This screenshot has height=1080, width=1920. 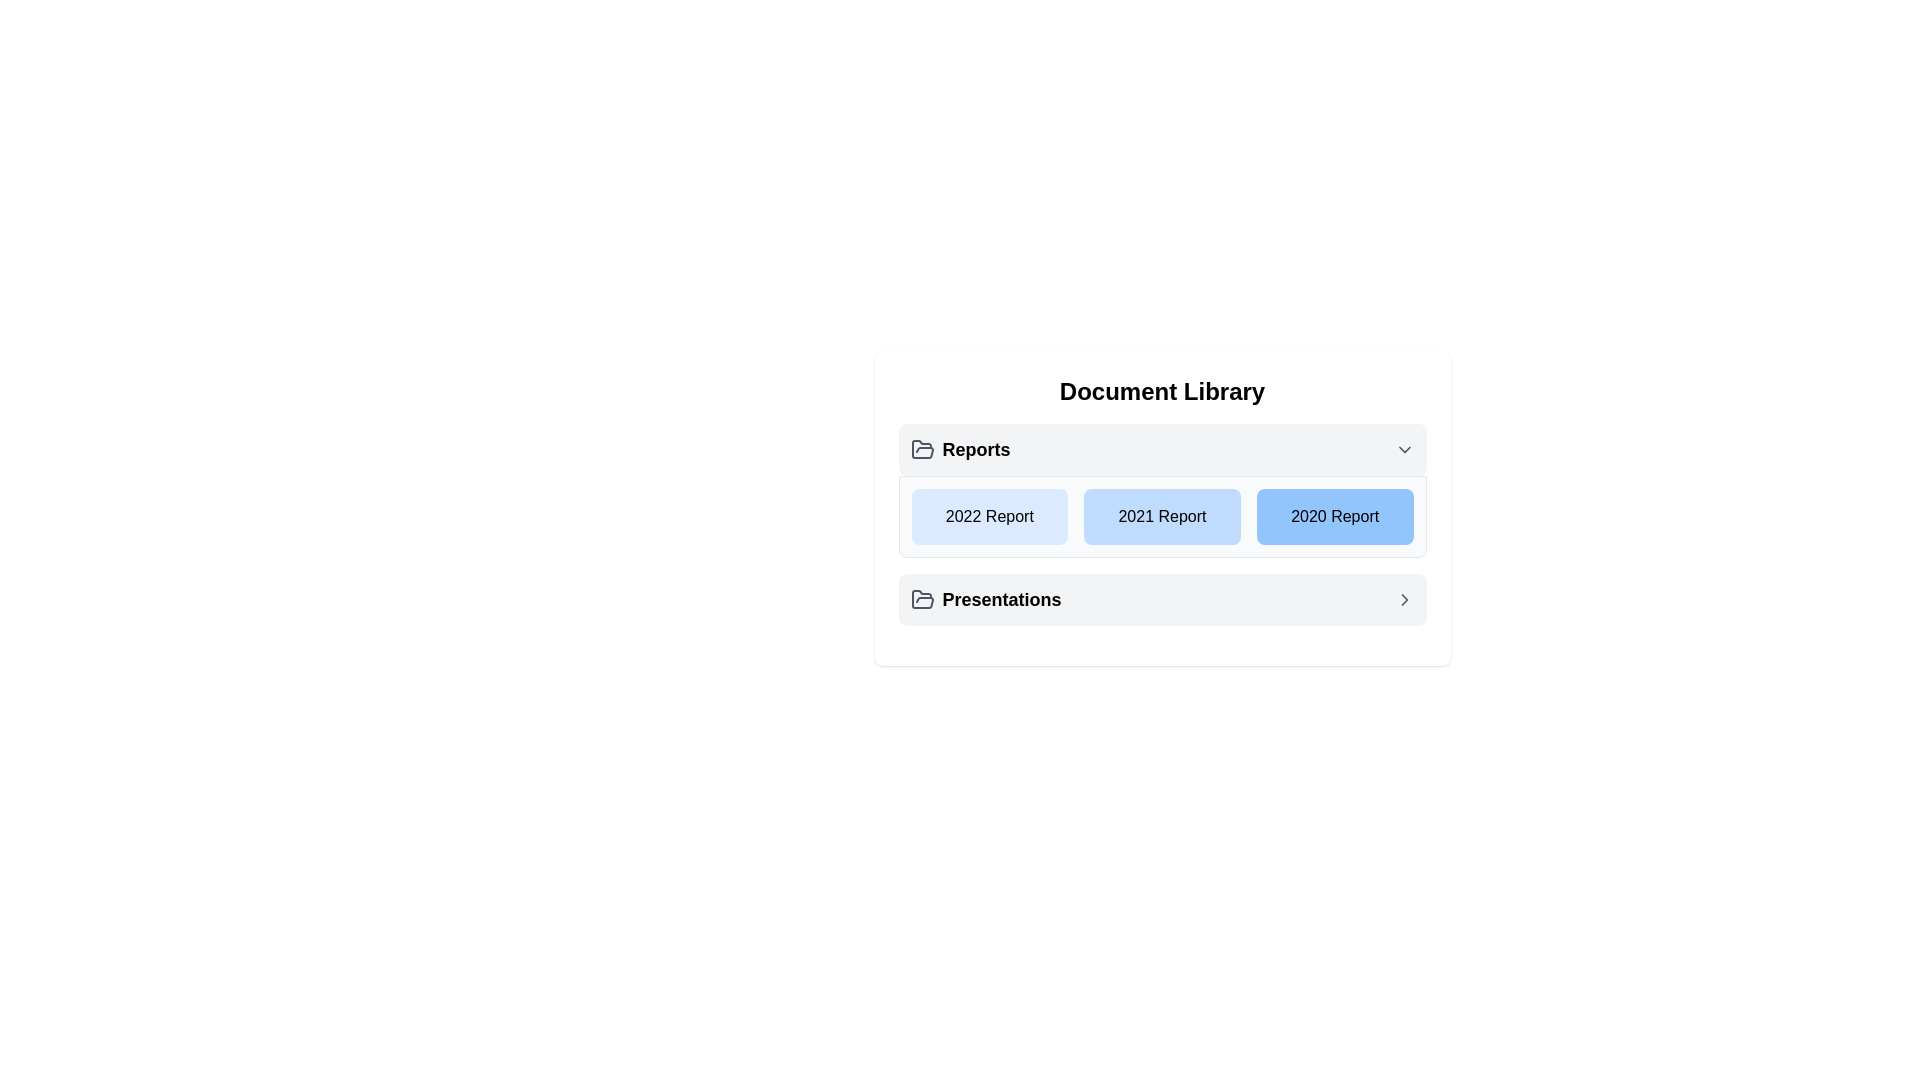 I want to click on the '2020 Report' Text Display element with a blue background and black text, which is the third button under the 'Reports' heading in the 'Document Library' interface, so click(x=1335, y=515).